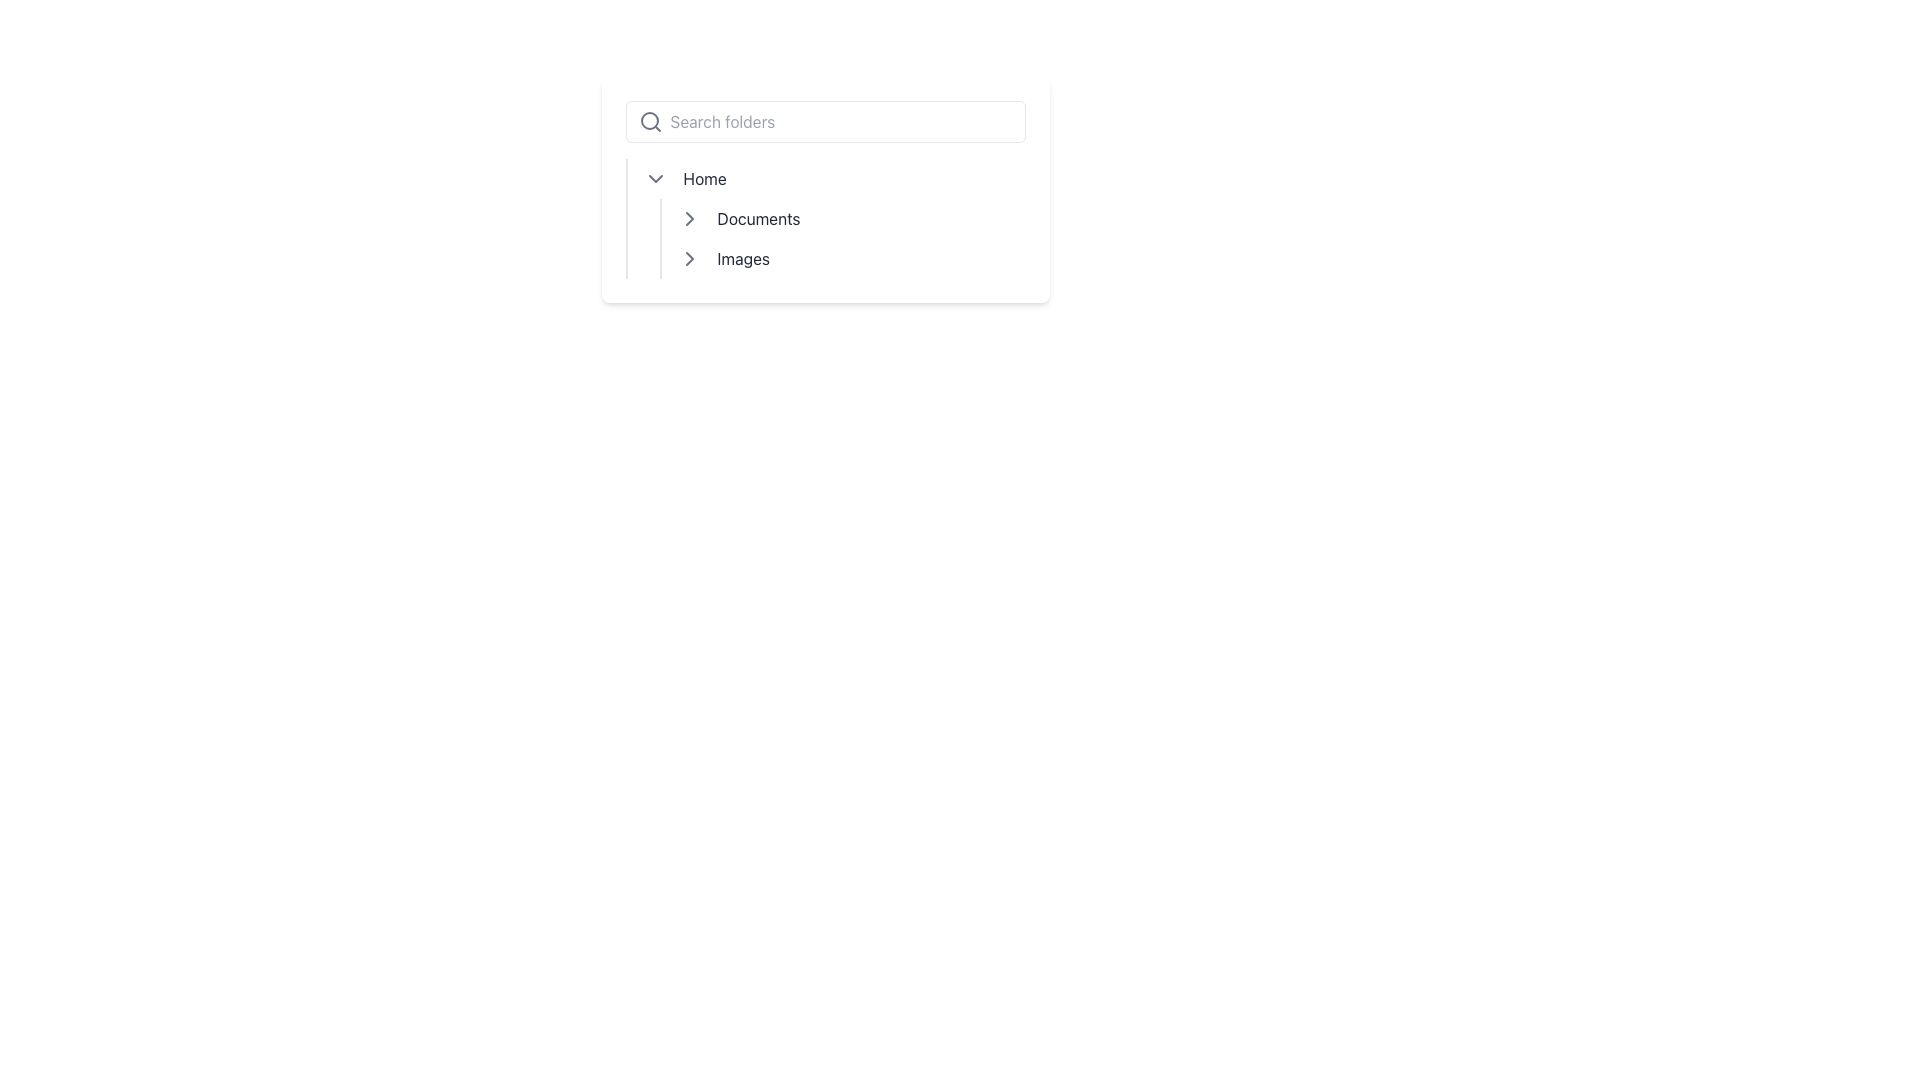  What do you see at coordinates (742, 257) in the screenshot?
I see `the 'Images' text label located under the 'Documents' item in the side menu hierarchy` at bounding box center [742, 257].